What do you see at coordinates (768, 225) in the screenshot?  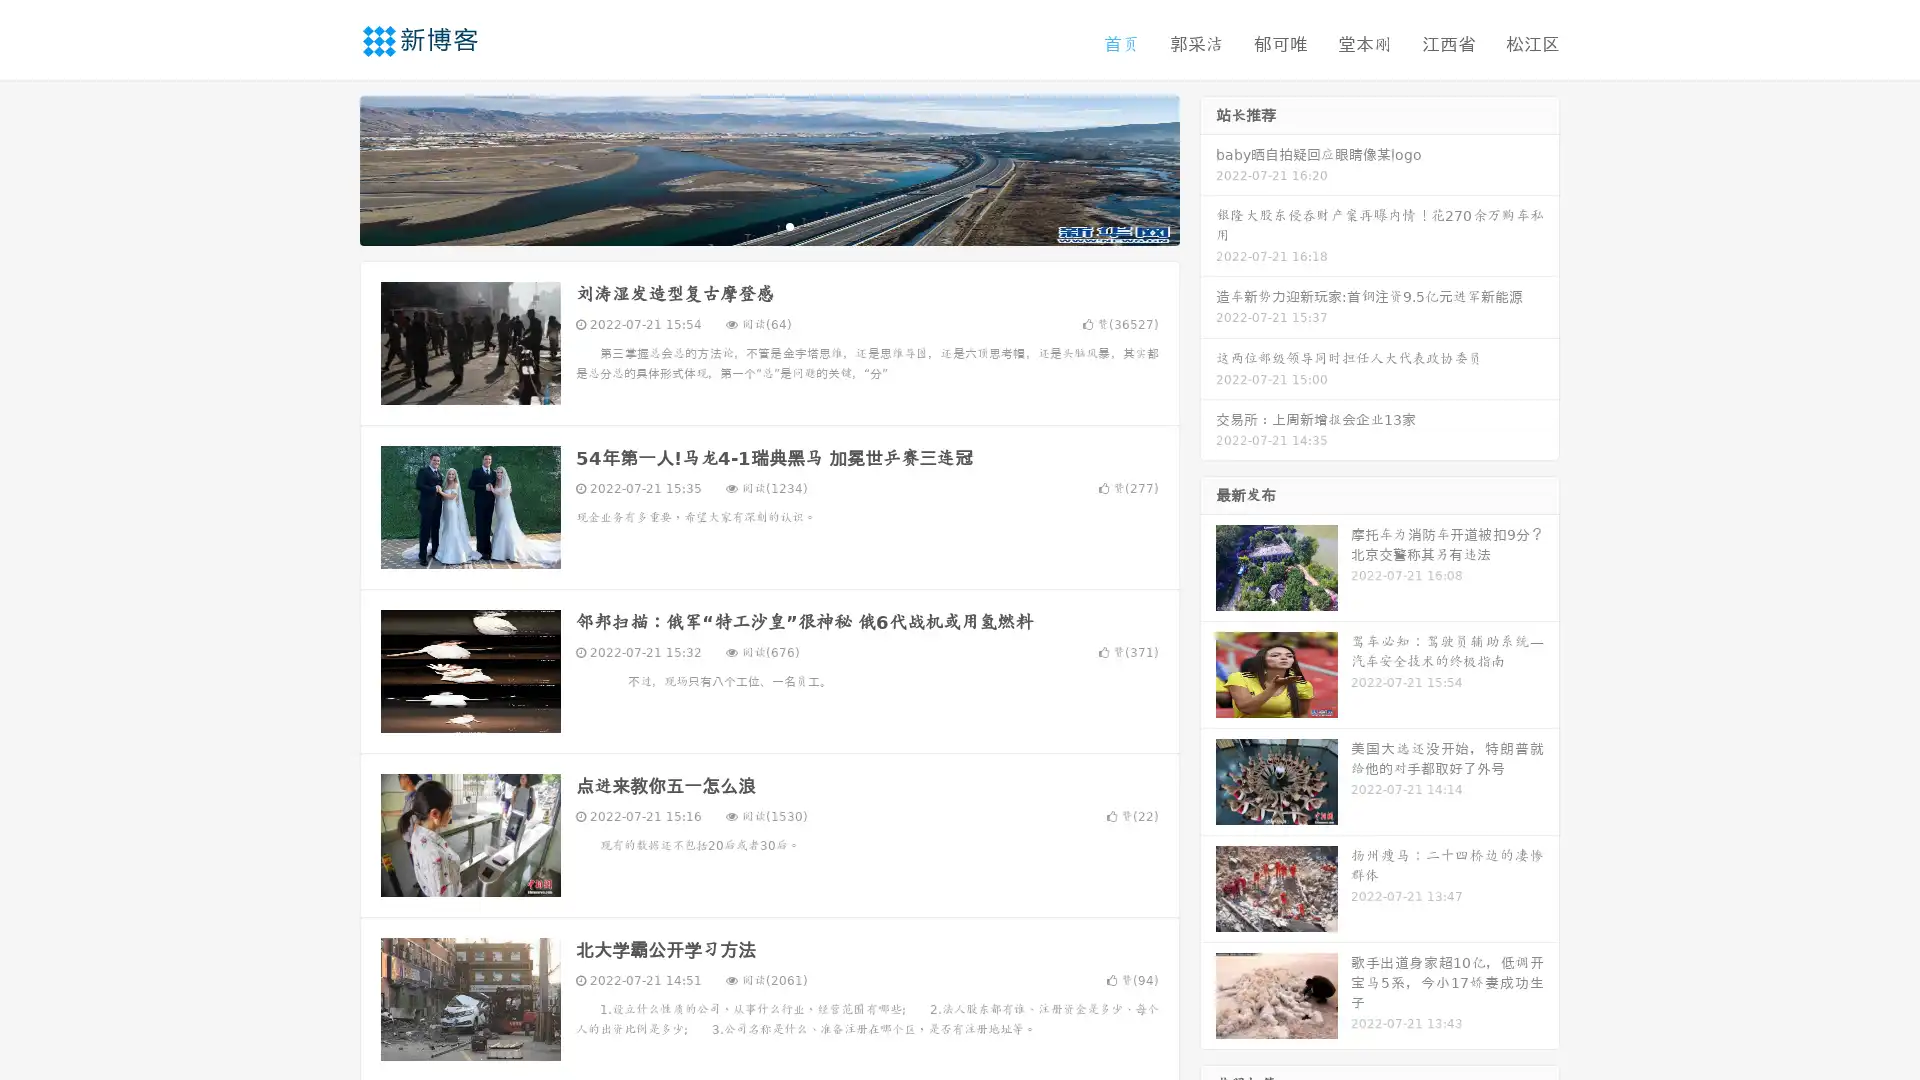 I see `Go to slide 2` at bounding box center [768, 225].